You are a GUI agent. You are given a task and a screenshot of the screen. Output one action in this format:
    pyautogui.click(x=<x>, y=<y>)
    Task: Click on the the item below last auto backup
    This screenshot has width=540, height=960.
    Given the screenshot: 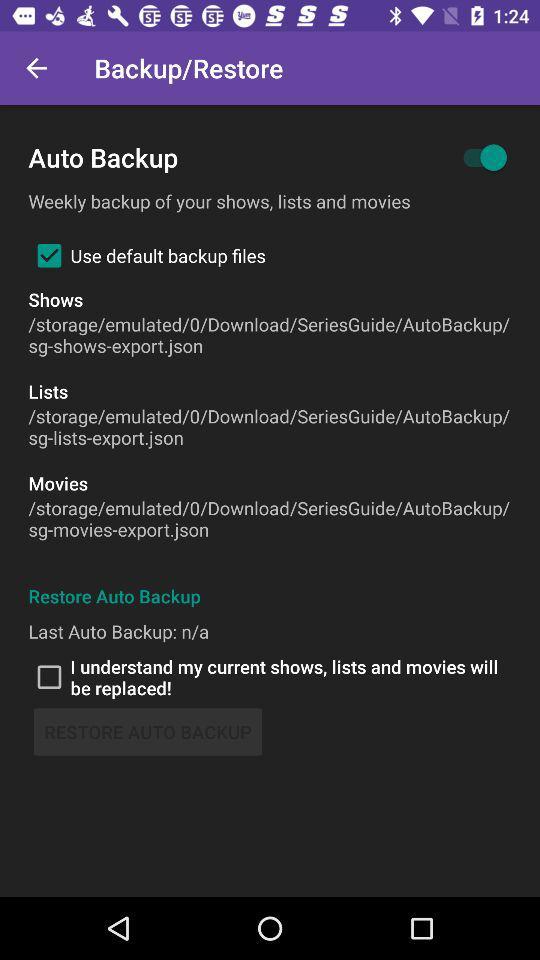 What is the action you would take?
    pyautogui.click(x=270, y=677)
    